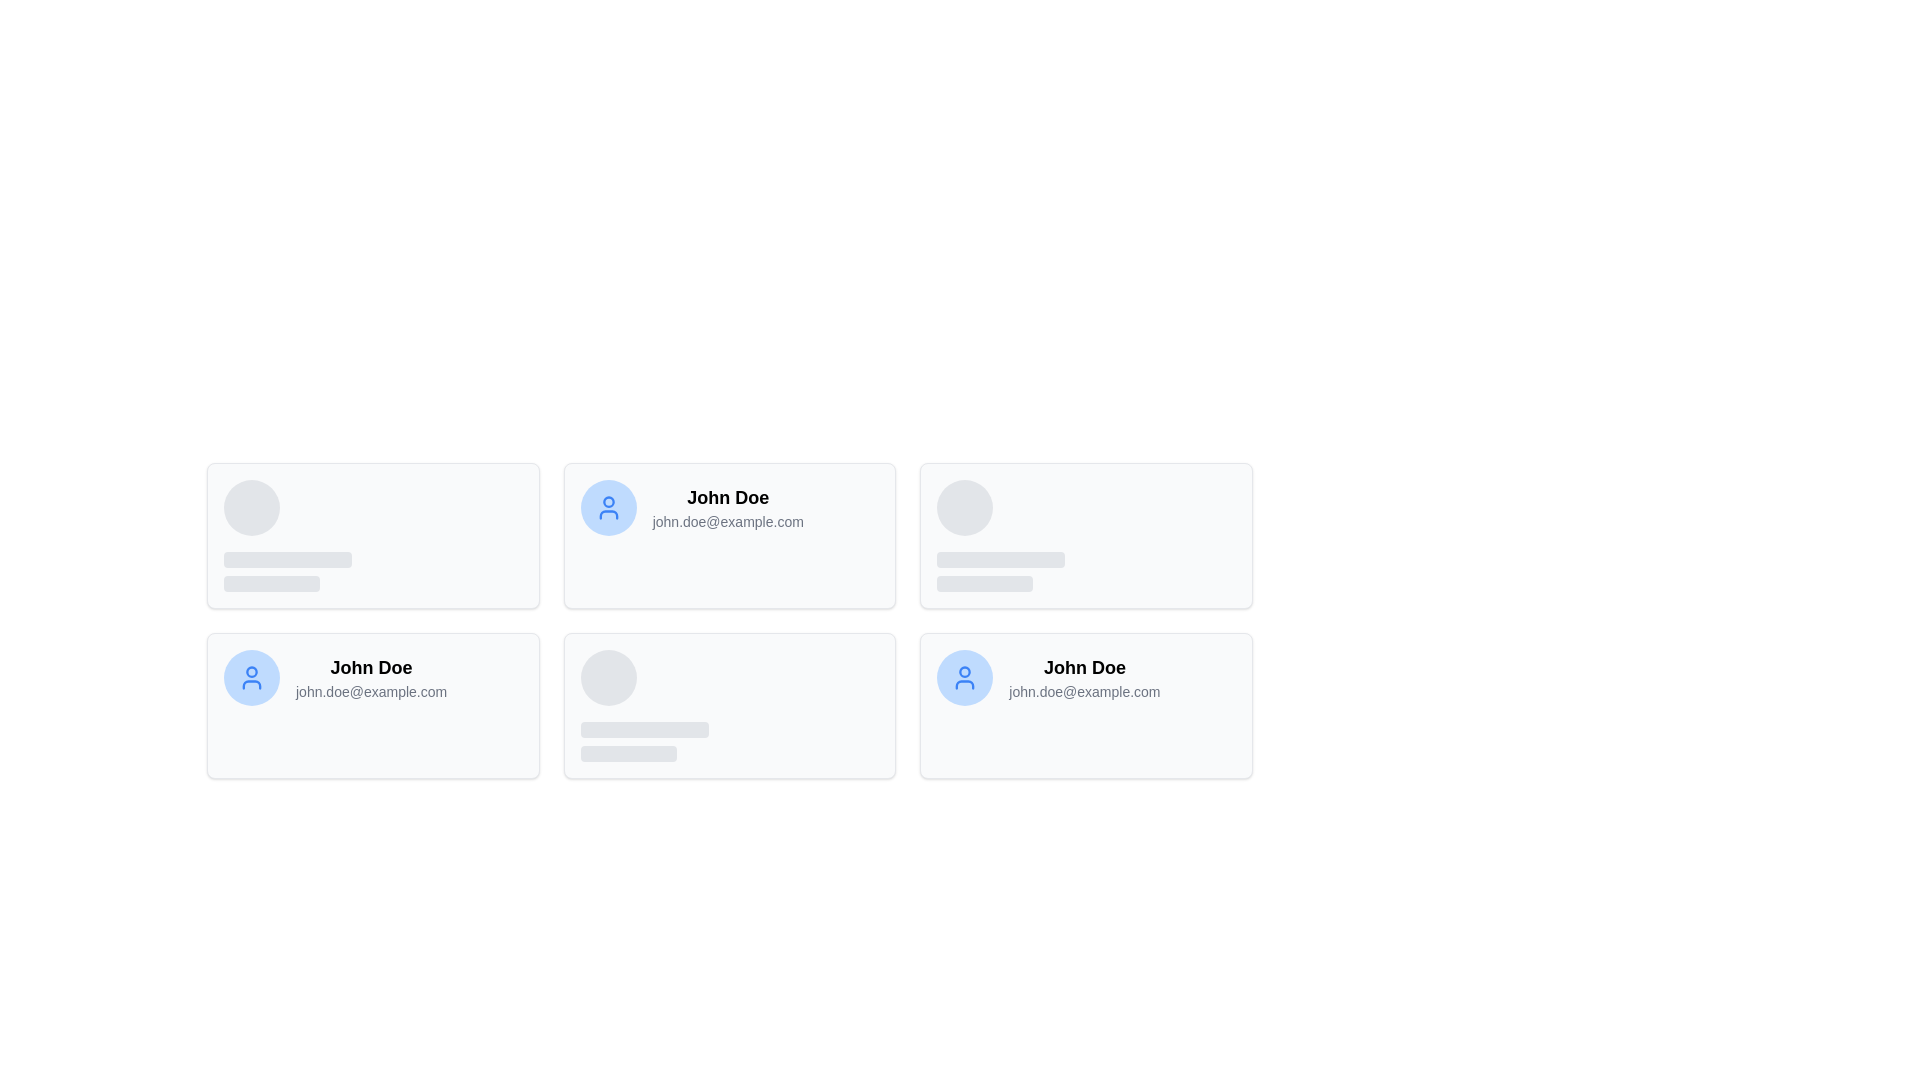 The image size is (1920, 1080). I want to click on the label displaying the name 'John Doe', so click(371, 667).